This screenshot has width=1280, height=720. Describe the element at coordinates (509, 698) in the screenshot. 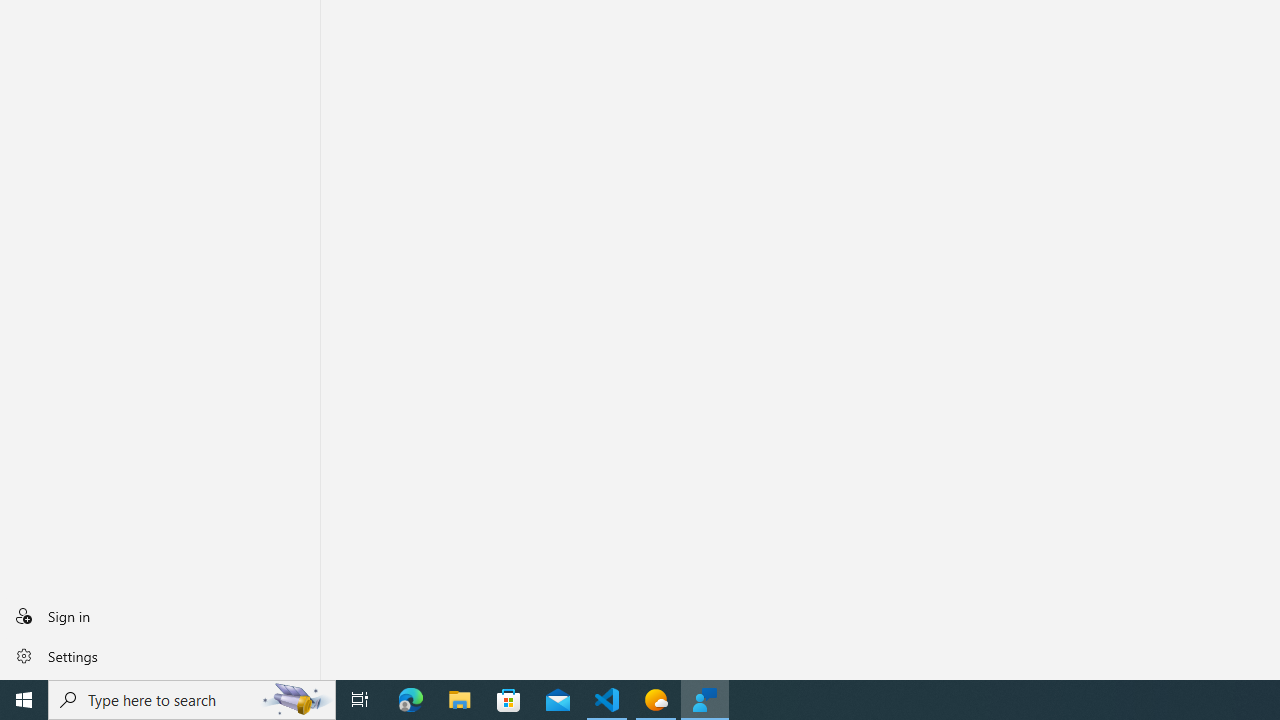

I see `'Microsoft Store'` at that location.